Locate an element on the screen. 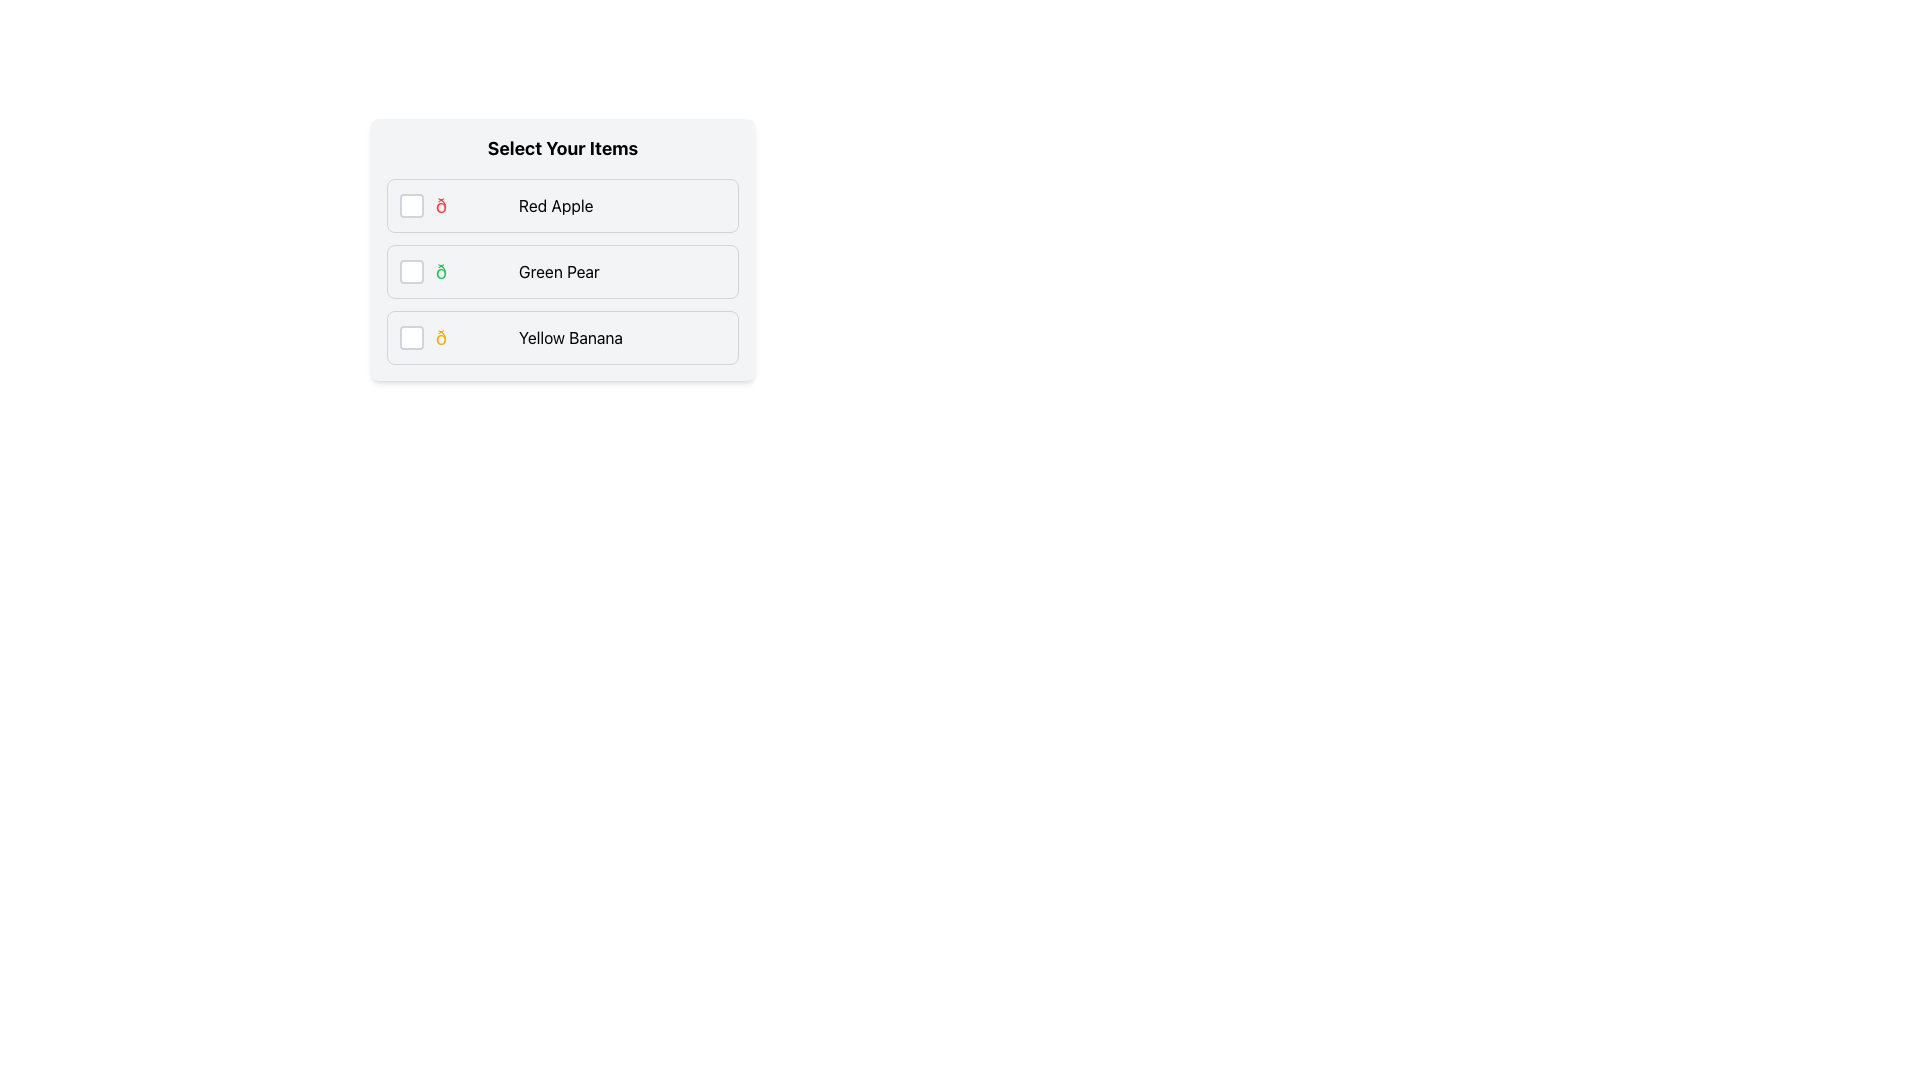 This screenshot has width=1920, height=1080. the text label displaying 'Green Pear' in a black font, which is located within a list item and positioned to the right of an icon is located at coordinates (559, 272).